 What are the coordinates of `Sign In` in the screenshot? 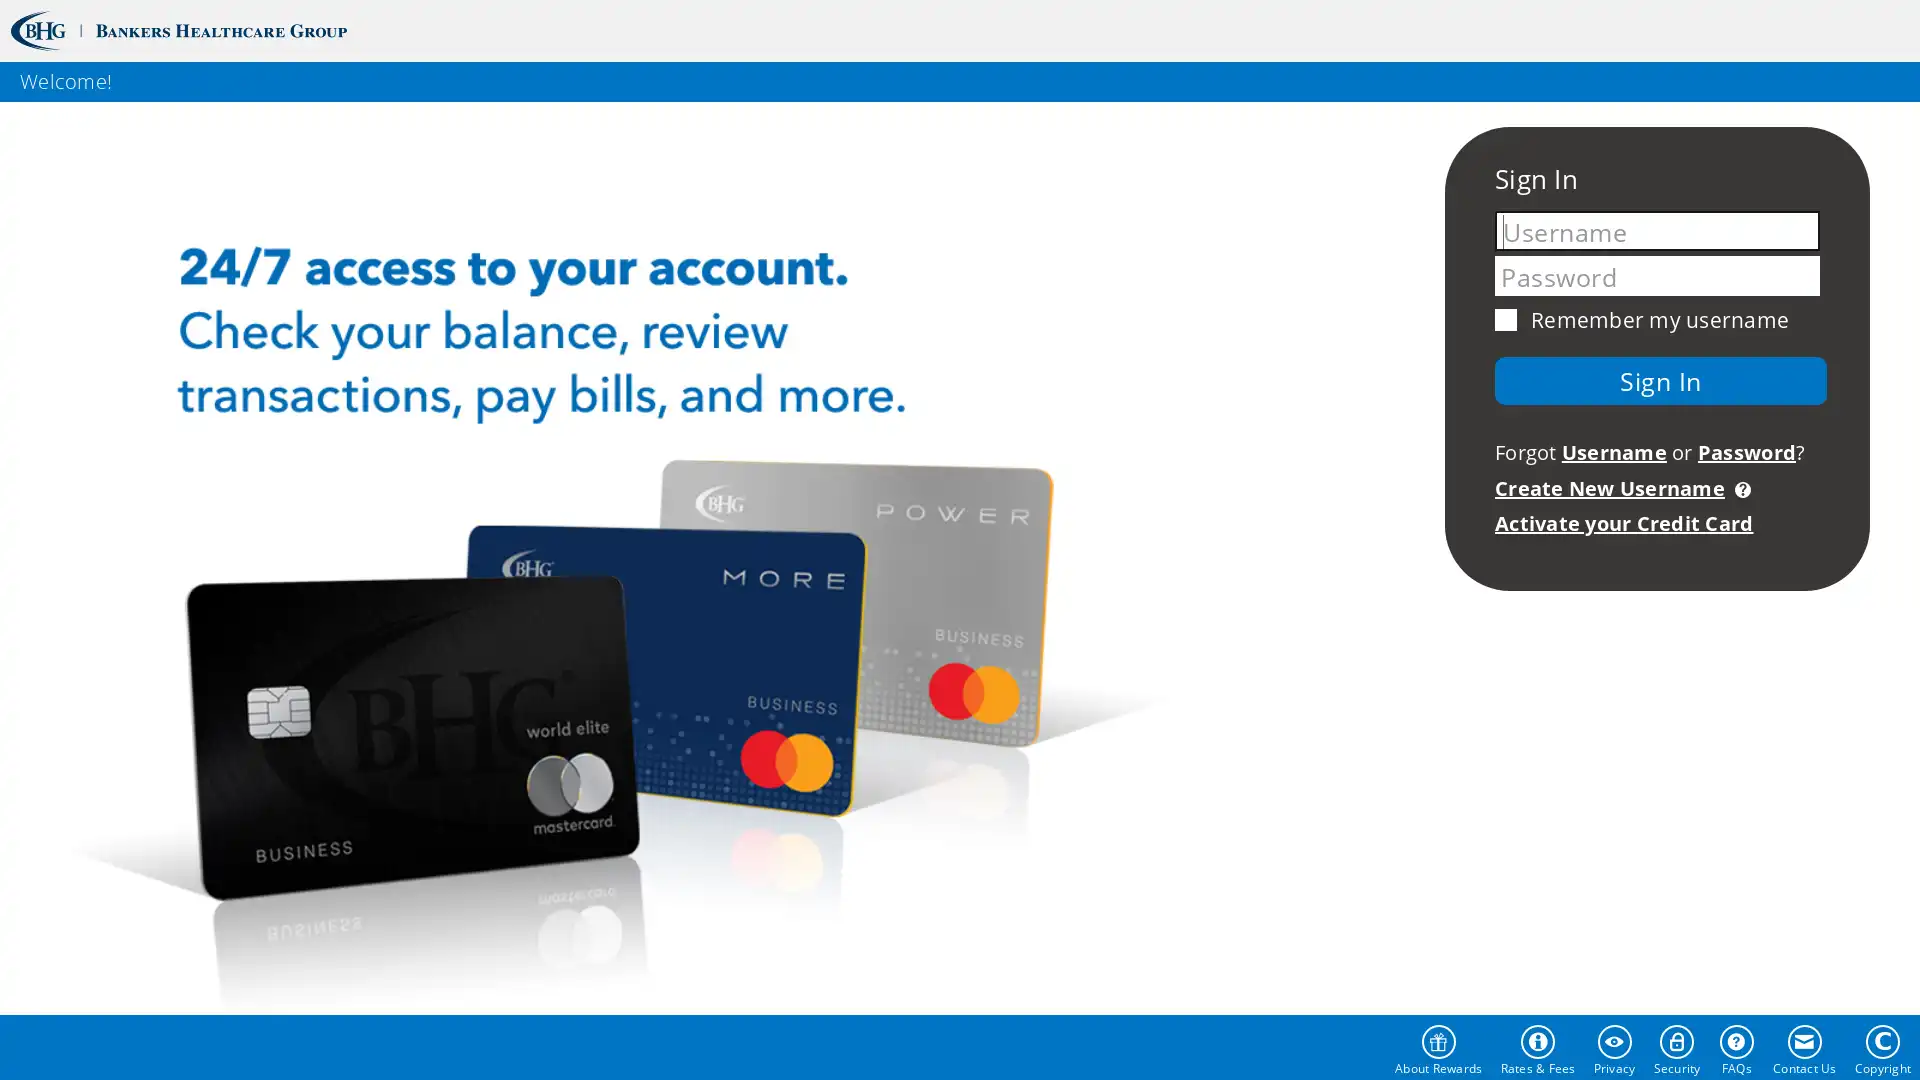 It's located at (1660, 380).